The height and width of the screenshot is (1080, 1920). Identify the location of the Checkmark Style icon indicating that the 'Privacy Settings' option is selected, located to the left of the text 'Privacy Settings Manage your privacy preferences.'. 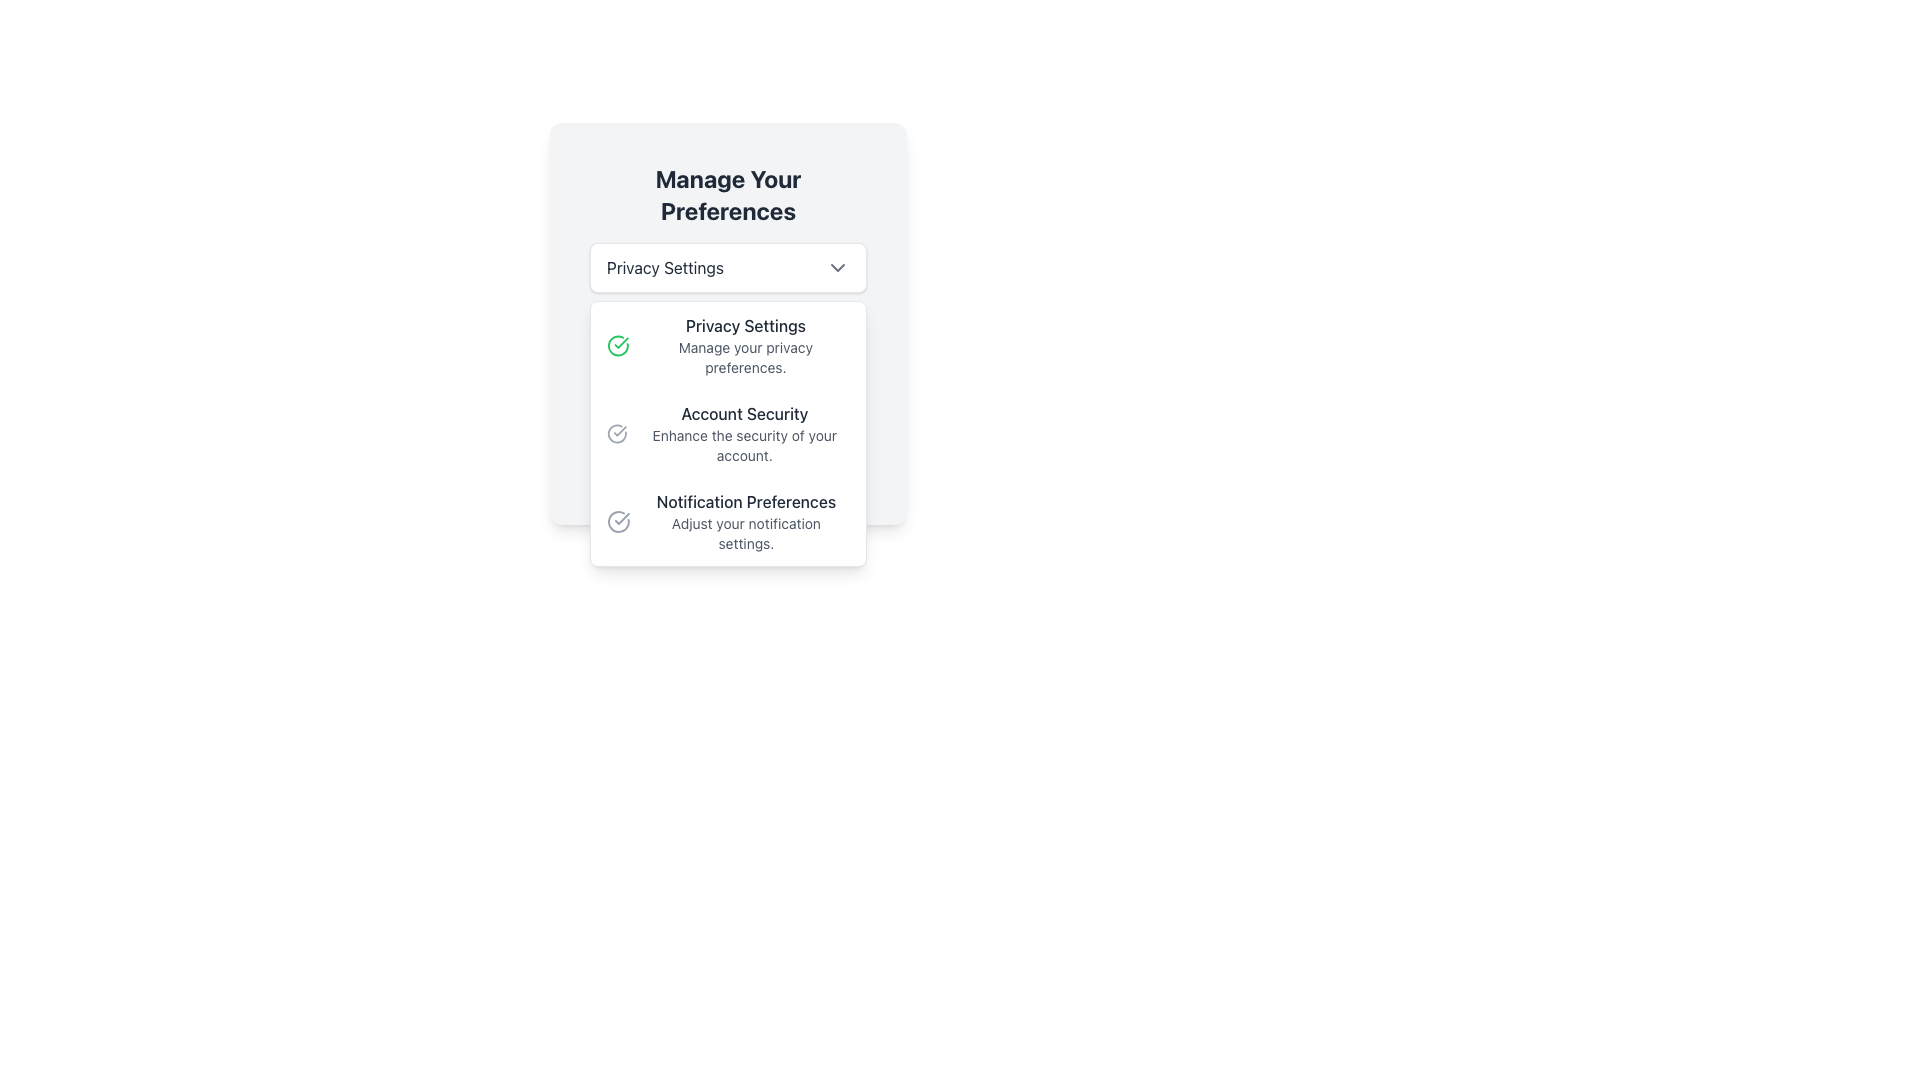
(617, 345).